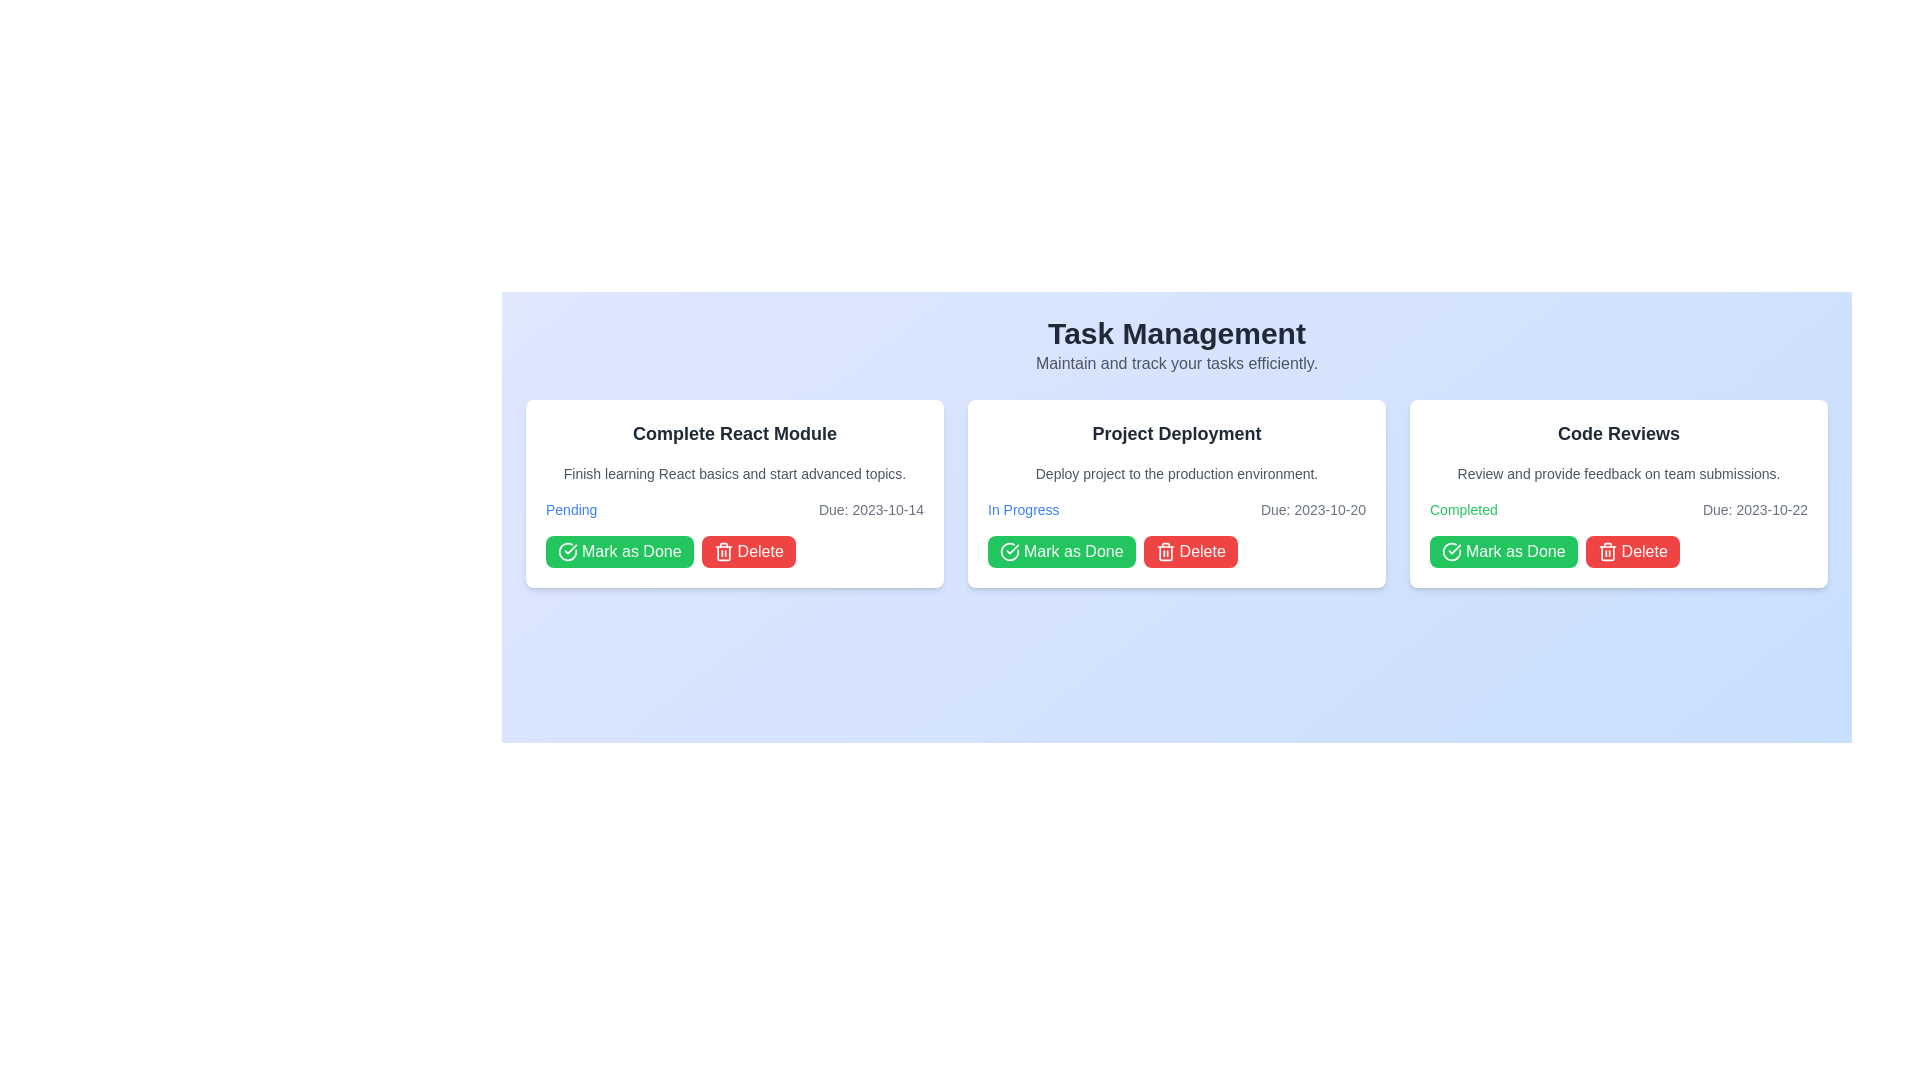  Describe the element at coordinates (1618, 474) in the screenshot. I see `the descriptive text element located below the 'Code Reviews' title within the 'Code Reviews' card` at that location.